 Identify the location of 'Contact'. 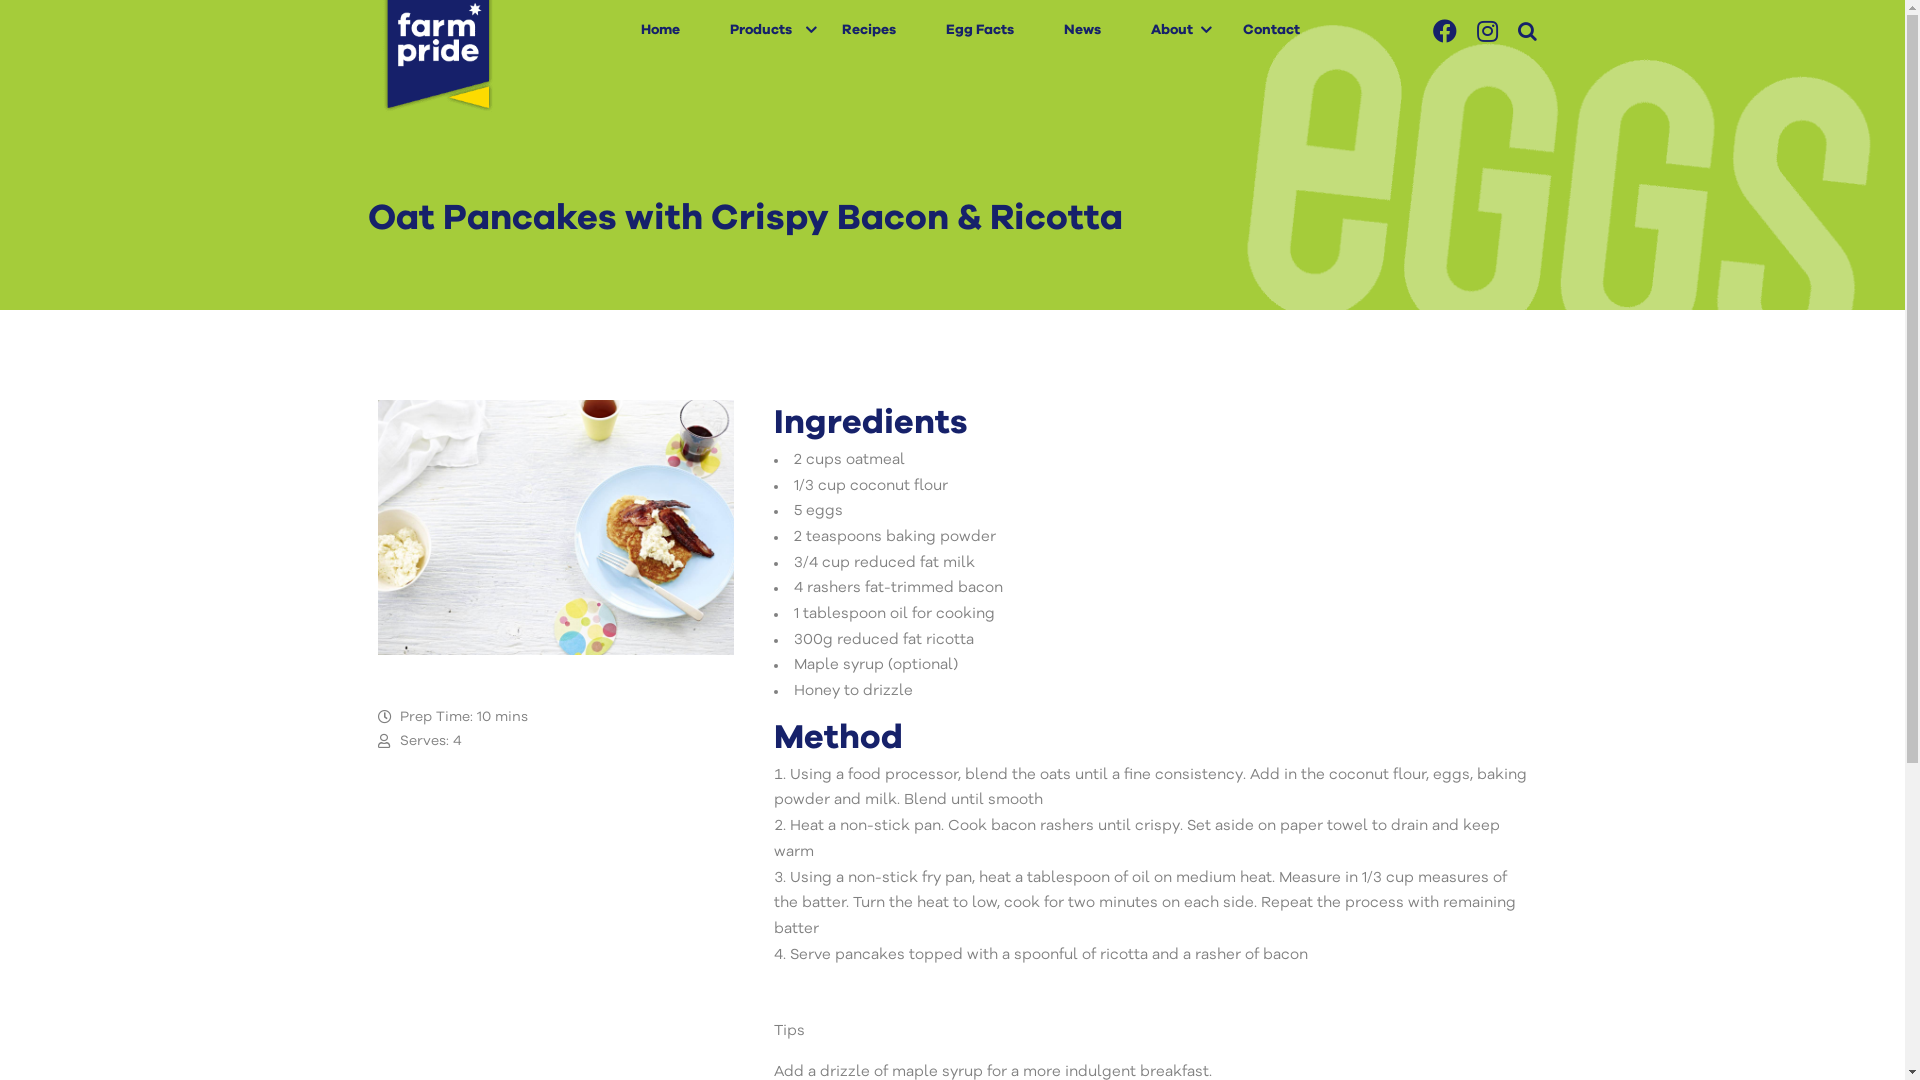
(1270, 30).